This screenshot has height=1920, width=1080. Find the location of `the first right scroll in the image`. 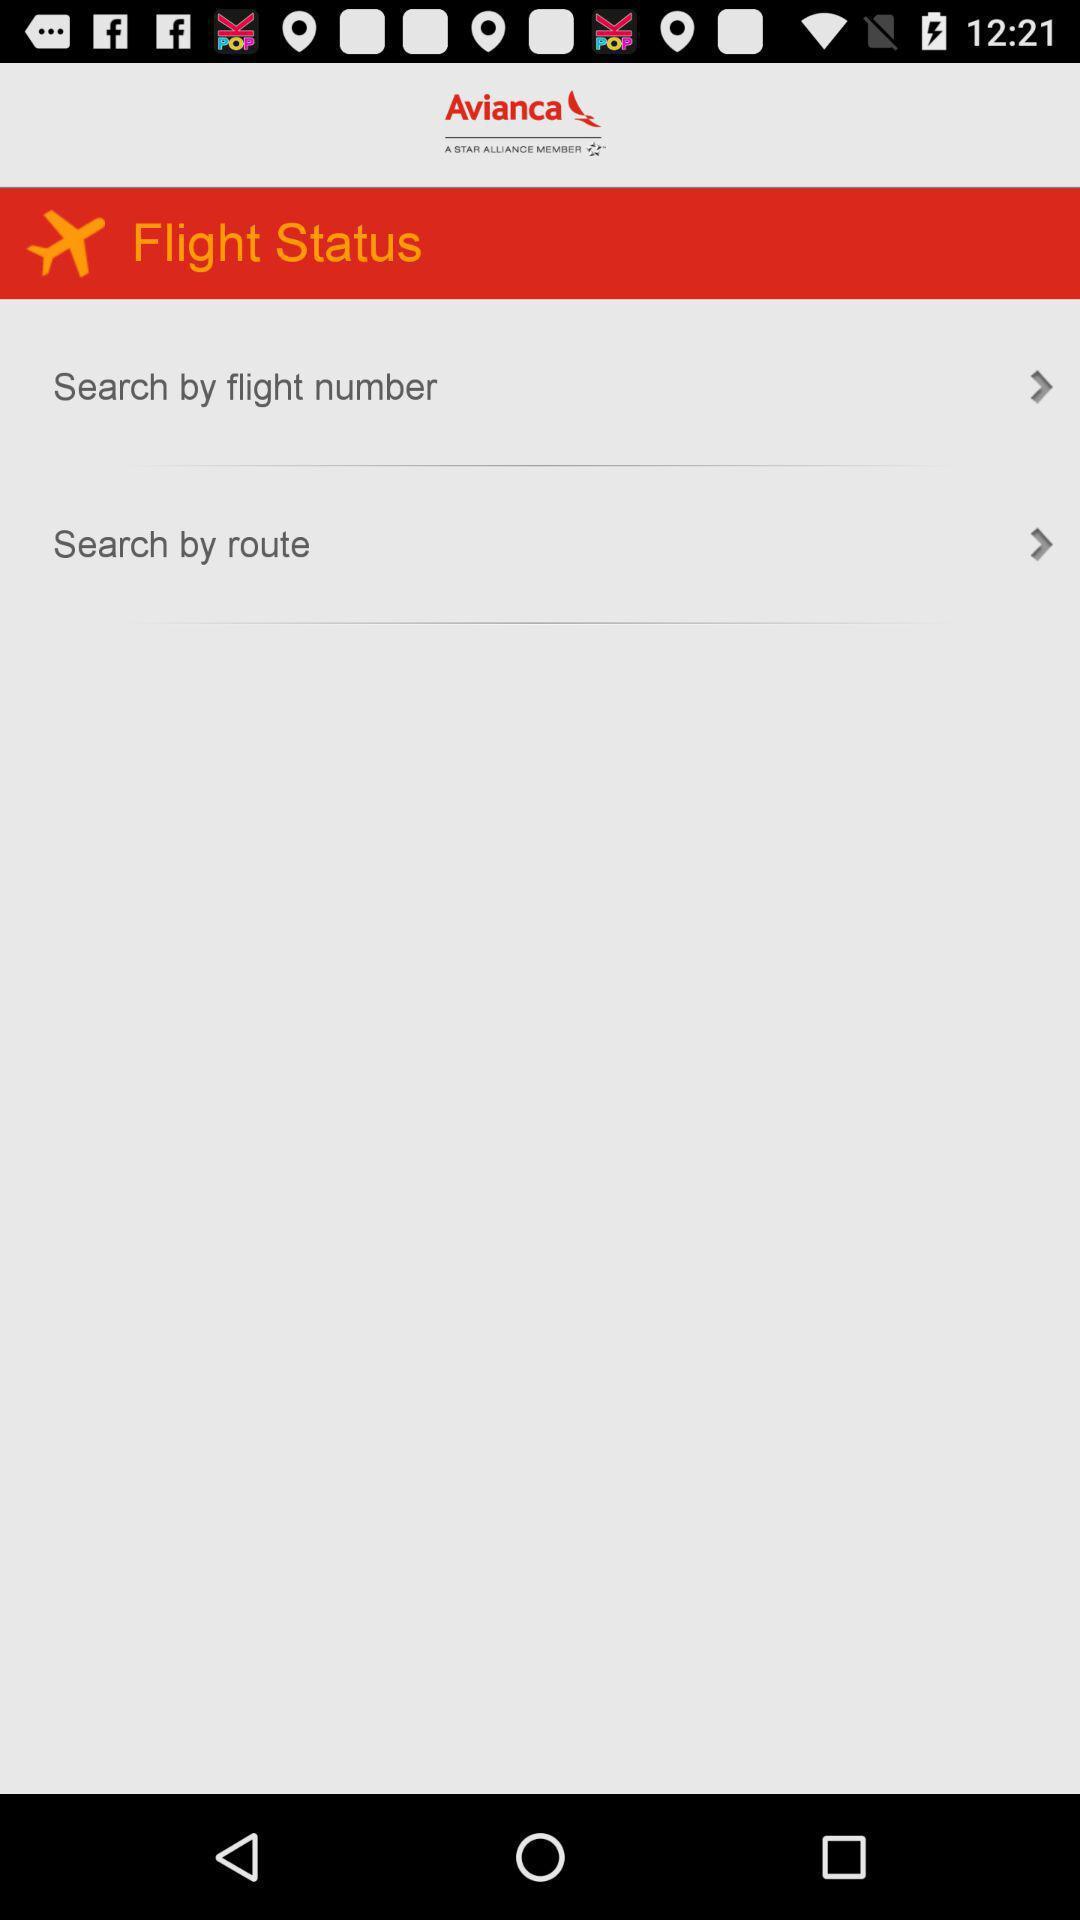

the first right scroll in the image is located at coordinates (1040, 387).